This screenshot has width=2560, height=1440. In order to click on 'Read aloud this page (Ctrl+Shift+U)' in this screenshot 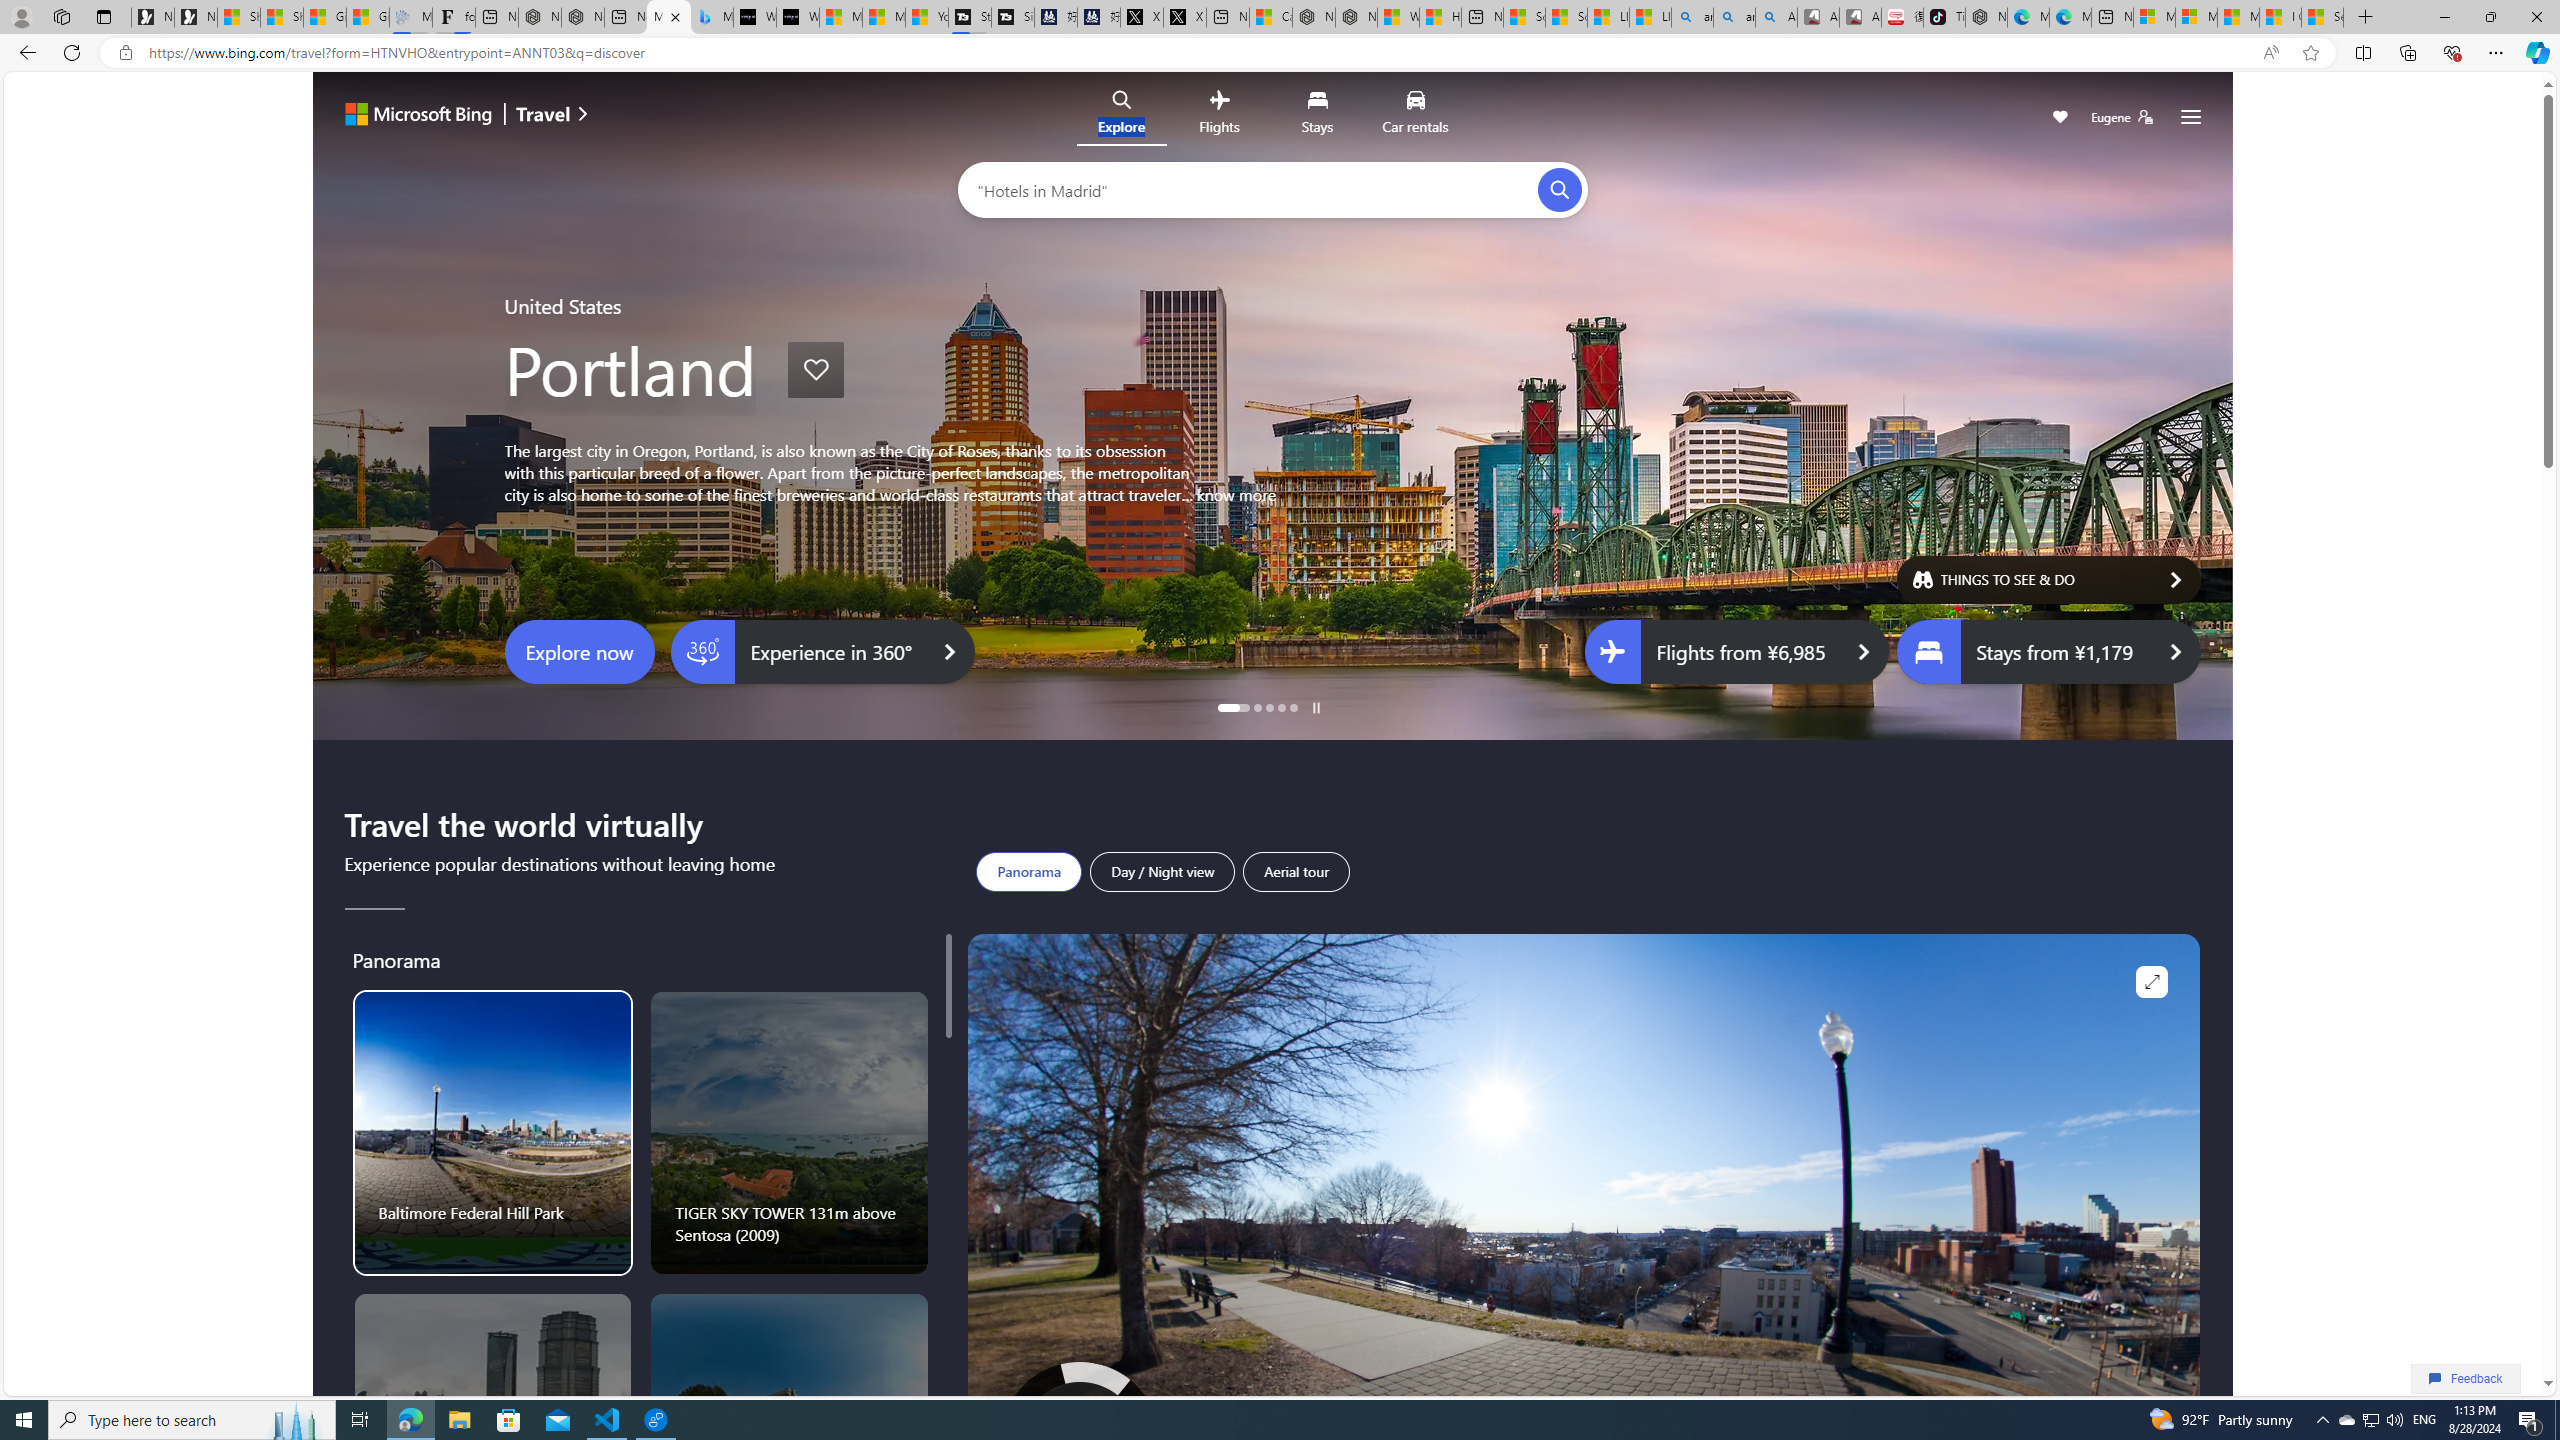, I will do `click(2270, 53)`.